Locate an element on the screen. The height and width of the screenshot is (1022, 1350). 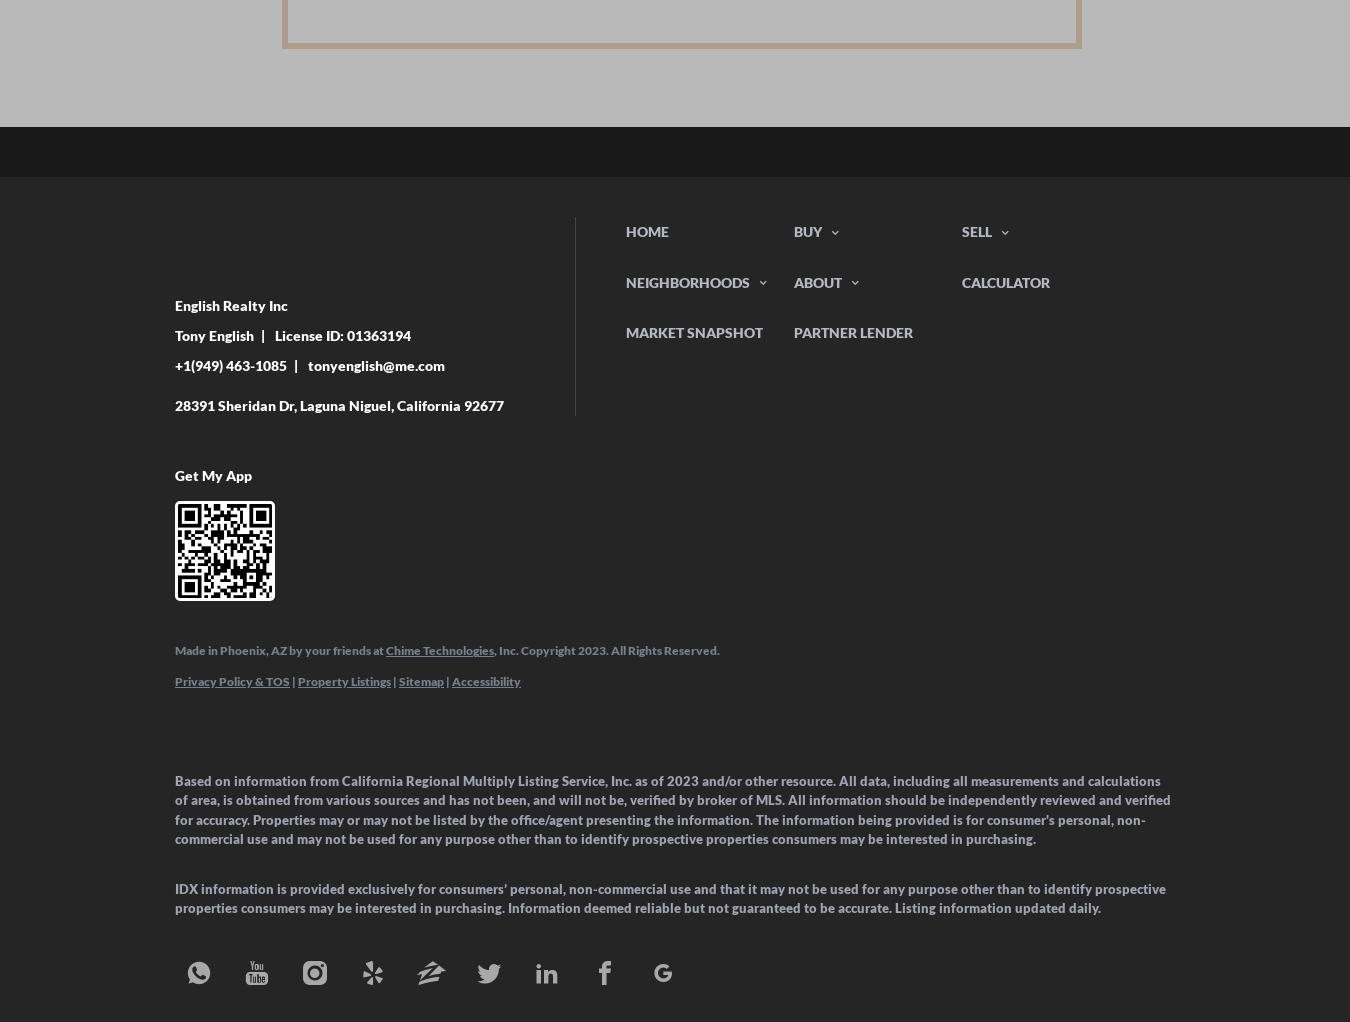
'Privacy Policy & TOS' is located at coordinates (231, 679).